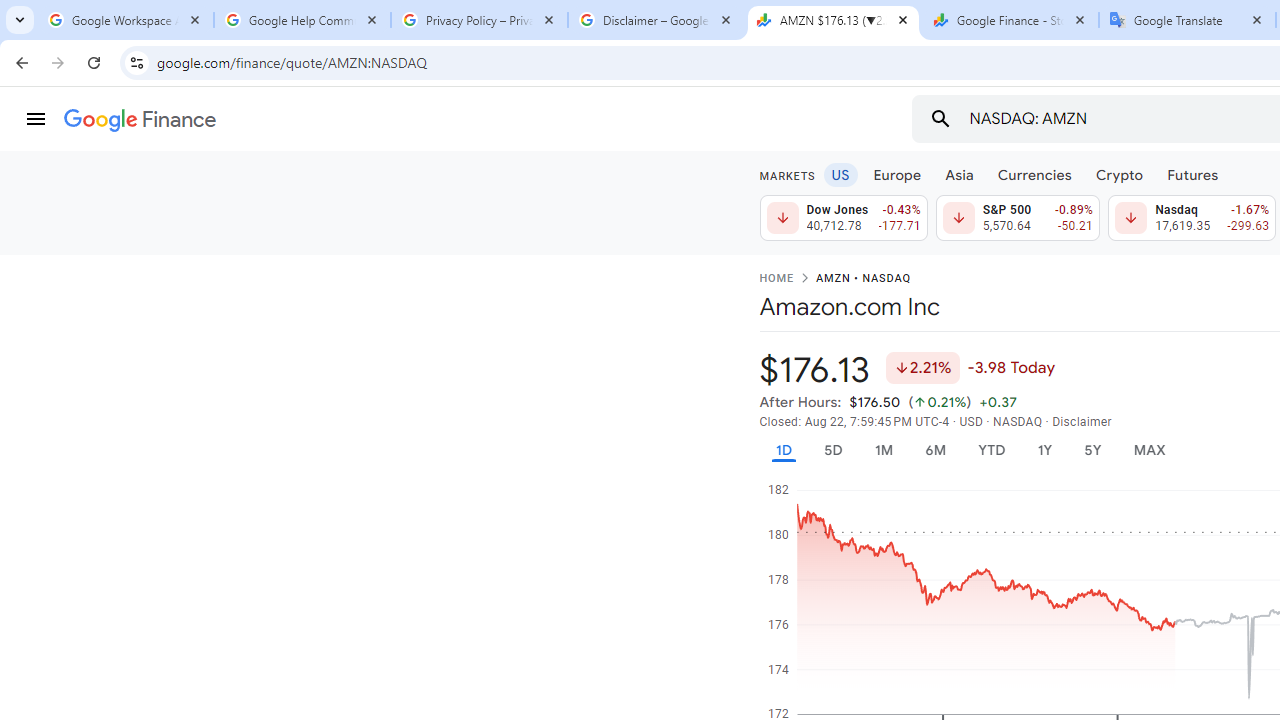 This screenshot has width=1280, height=720. Describe the element at coordinates (775, 279) in the screenshot. I see `'HOME'` at that location.